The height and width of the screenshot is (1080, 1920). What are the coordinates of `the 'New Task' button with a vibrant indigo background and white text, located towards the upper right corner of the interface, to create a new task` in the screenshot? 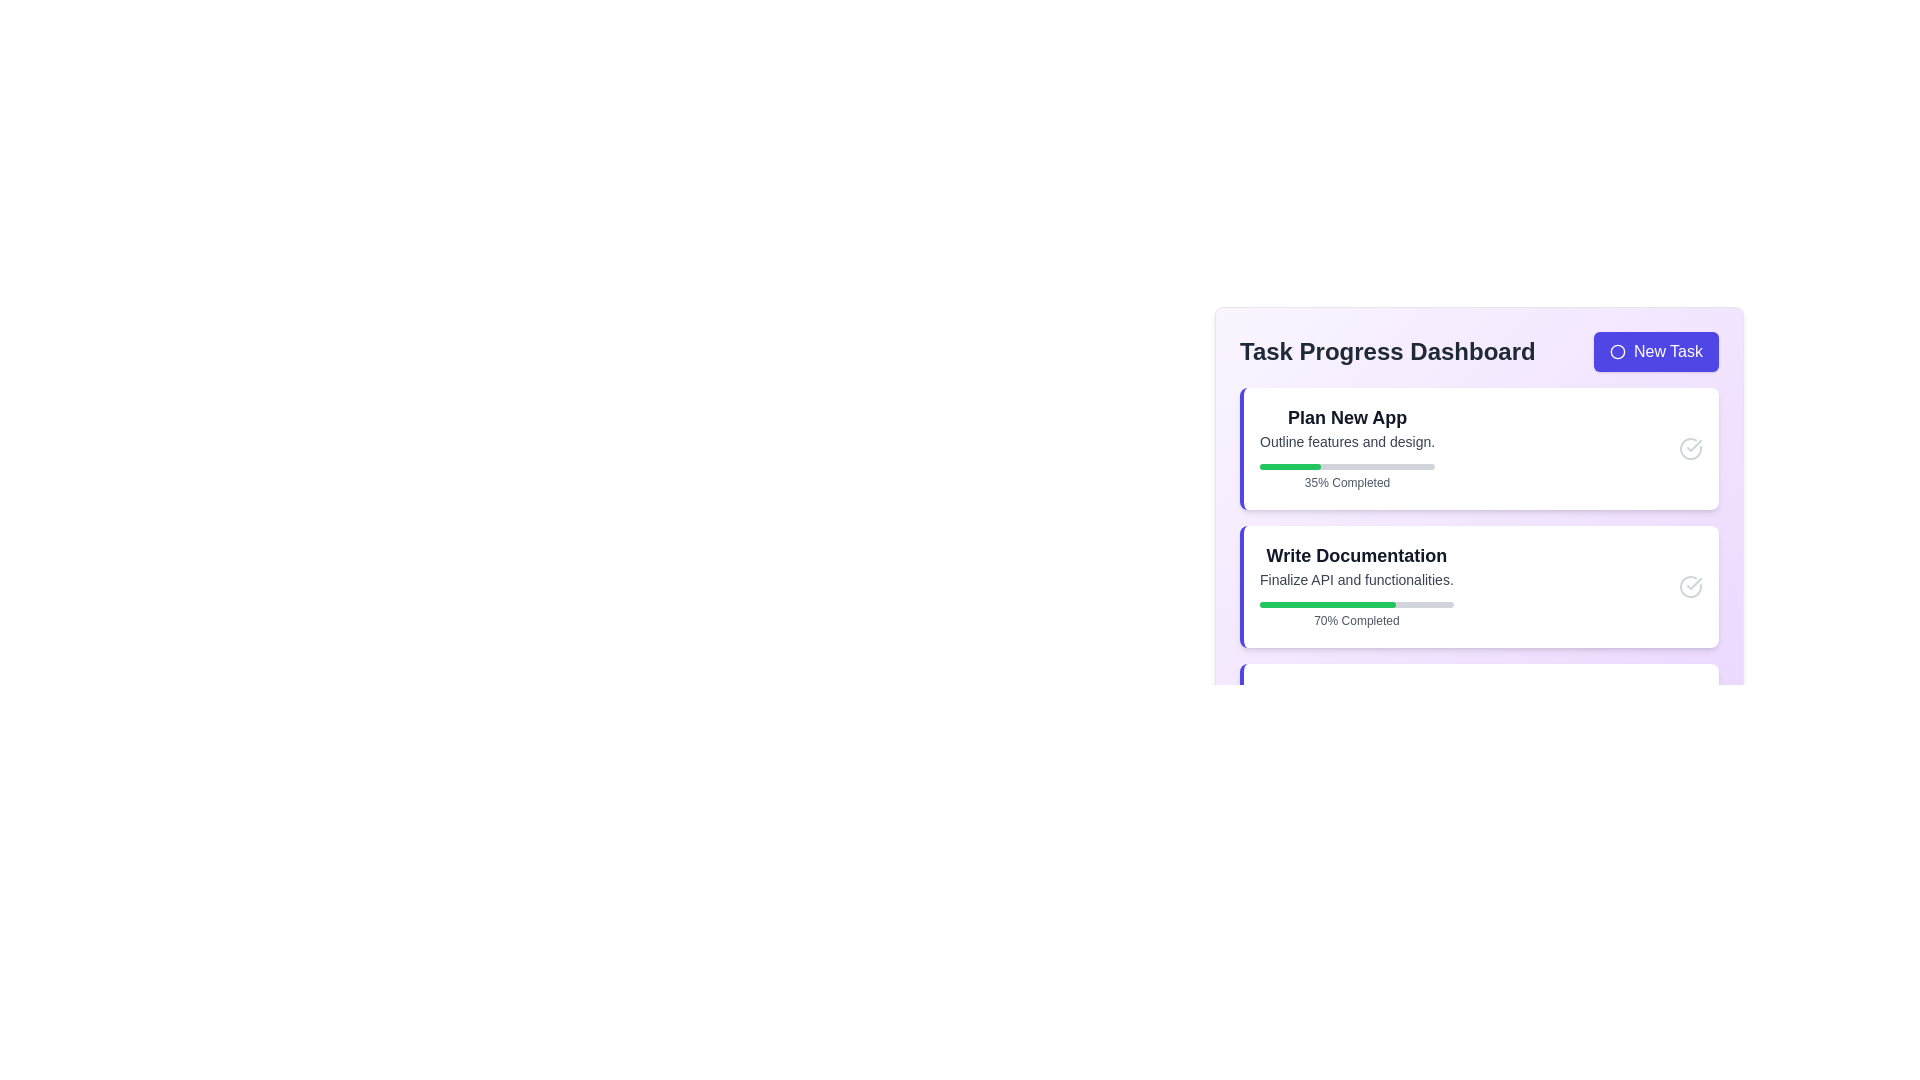 It's located at (1656, 350).